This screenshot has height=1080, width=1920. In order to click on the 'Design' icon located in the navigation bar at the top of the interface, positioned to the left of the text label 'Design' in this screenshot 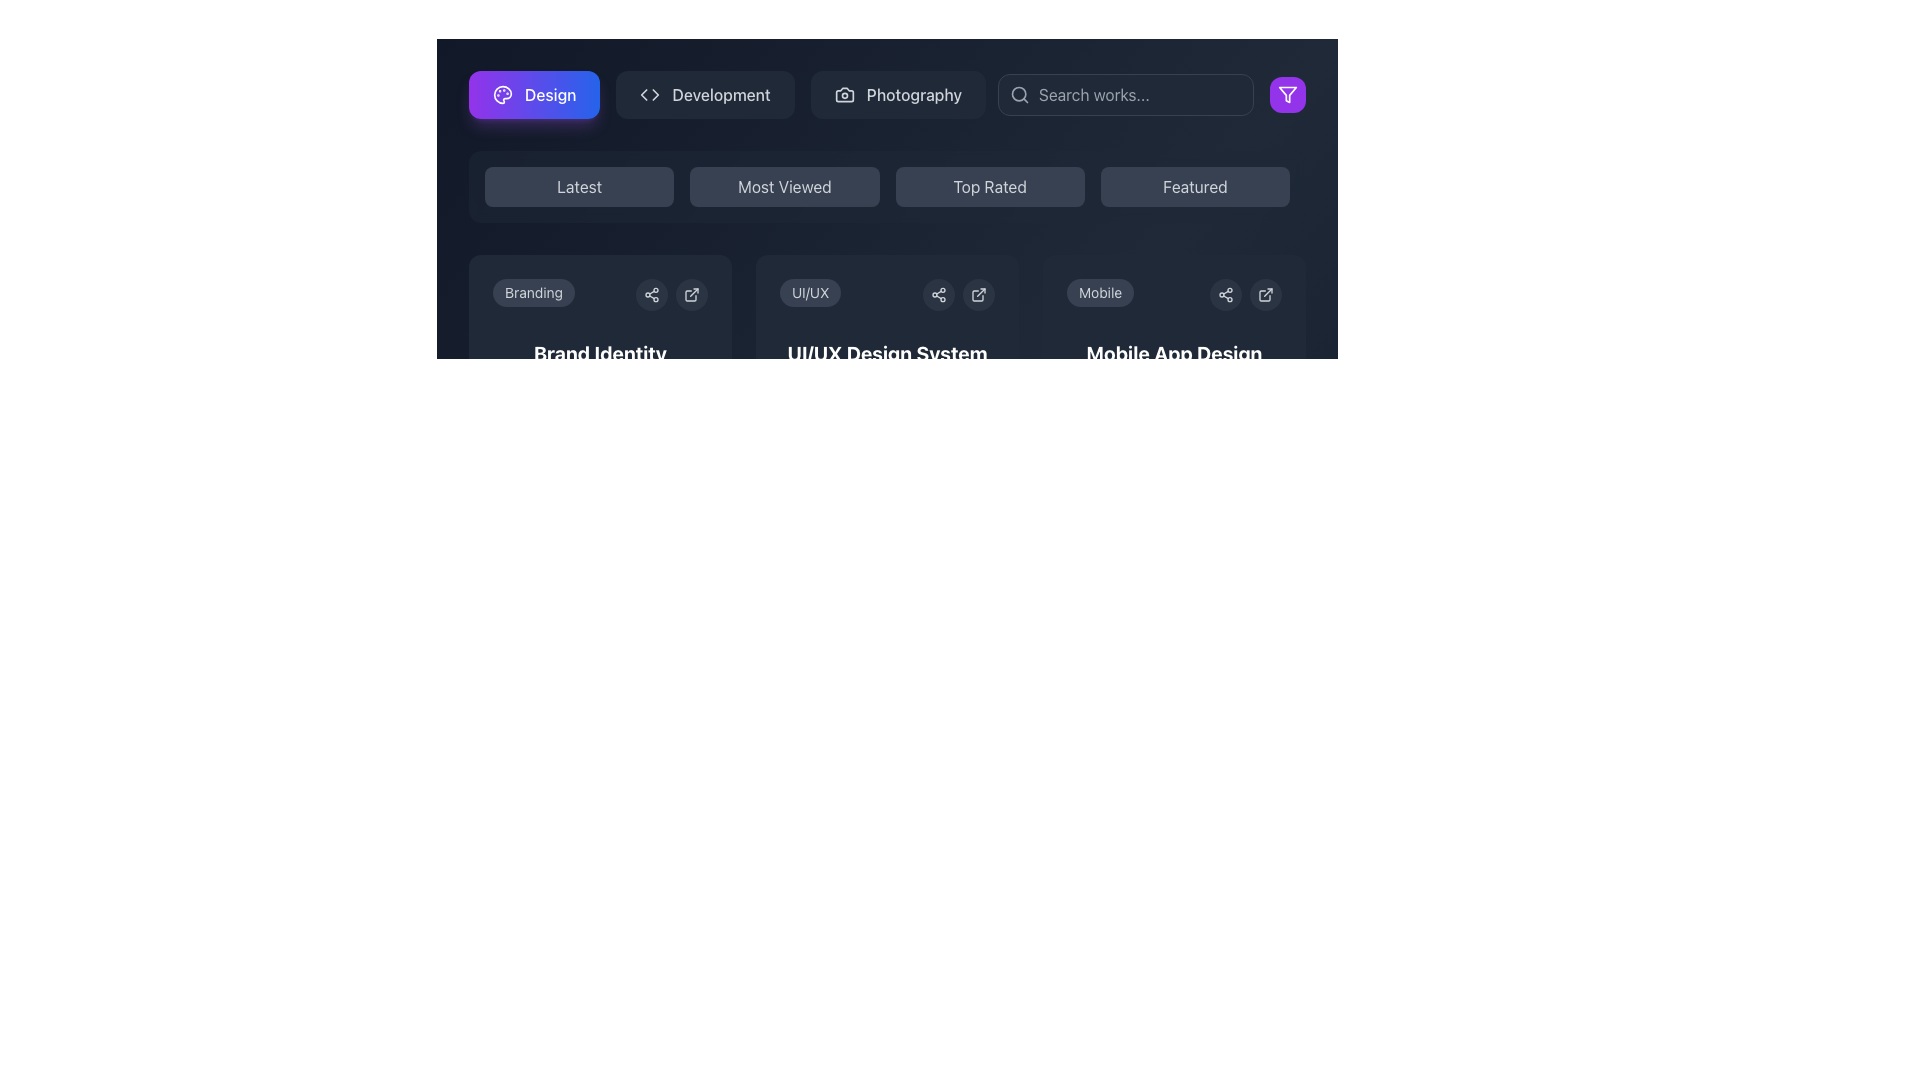, I will do `click(503, 95)`.